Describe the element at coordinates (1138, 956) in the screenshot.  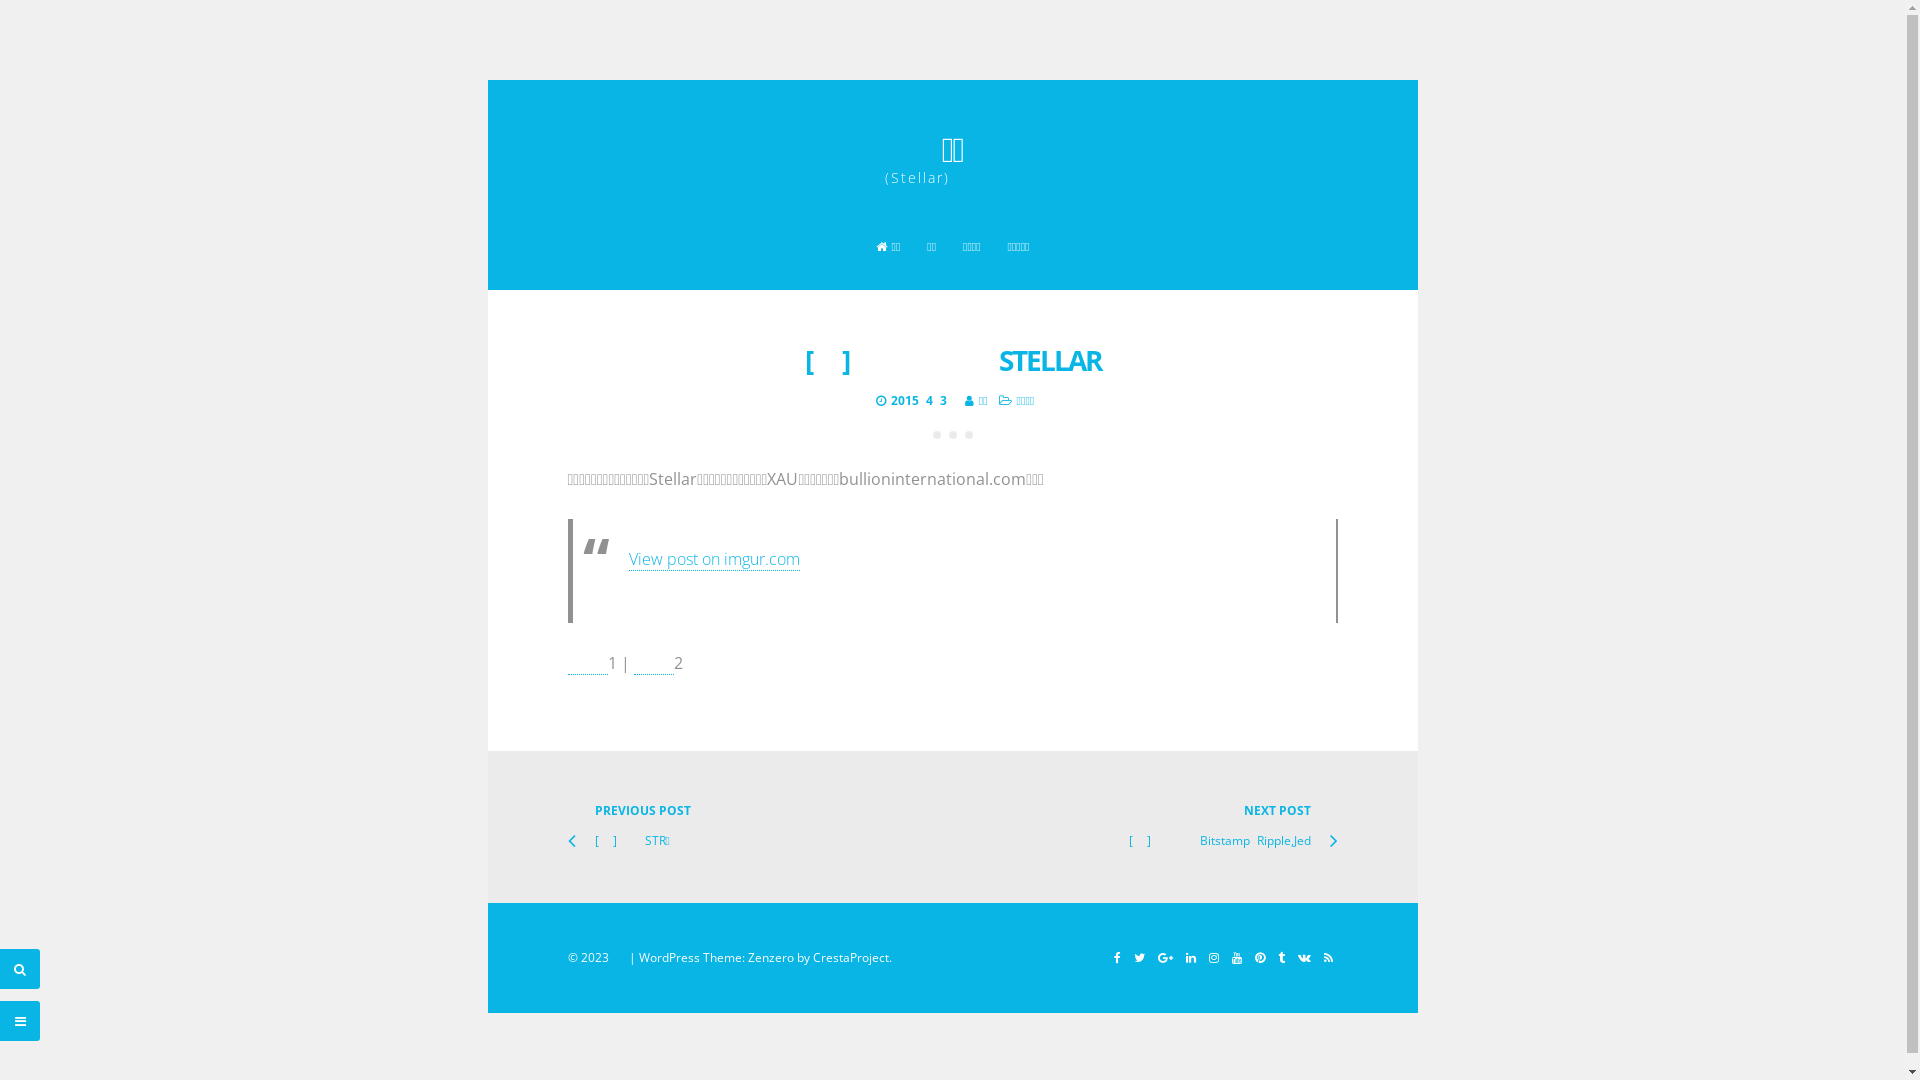
I see `'Twitter'` at that location.